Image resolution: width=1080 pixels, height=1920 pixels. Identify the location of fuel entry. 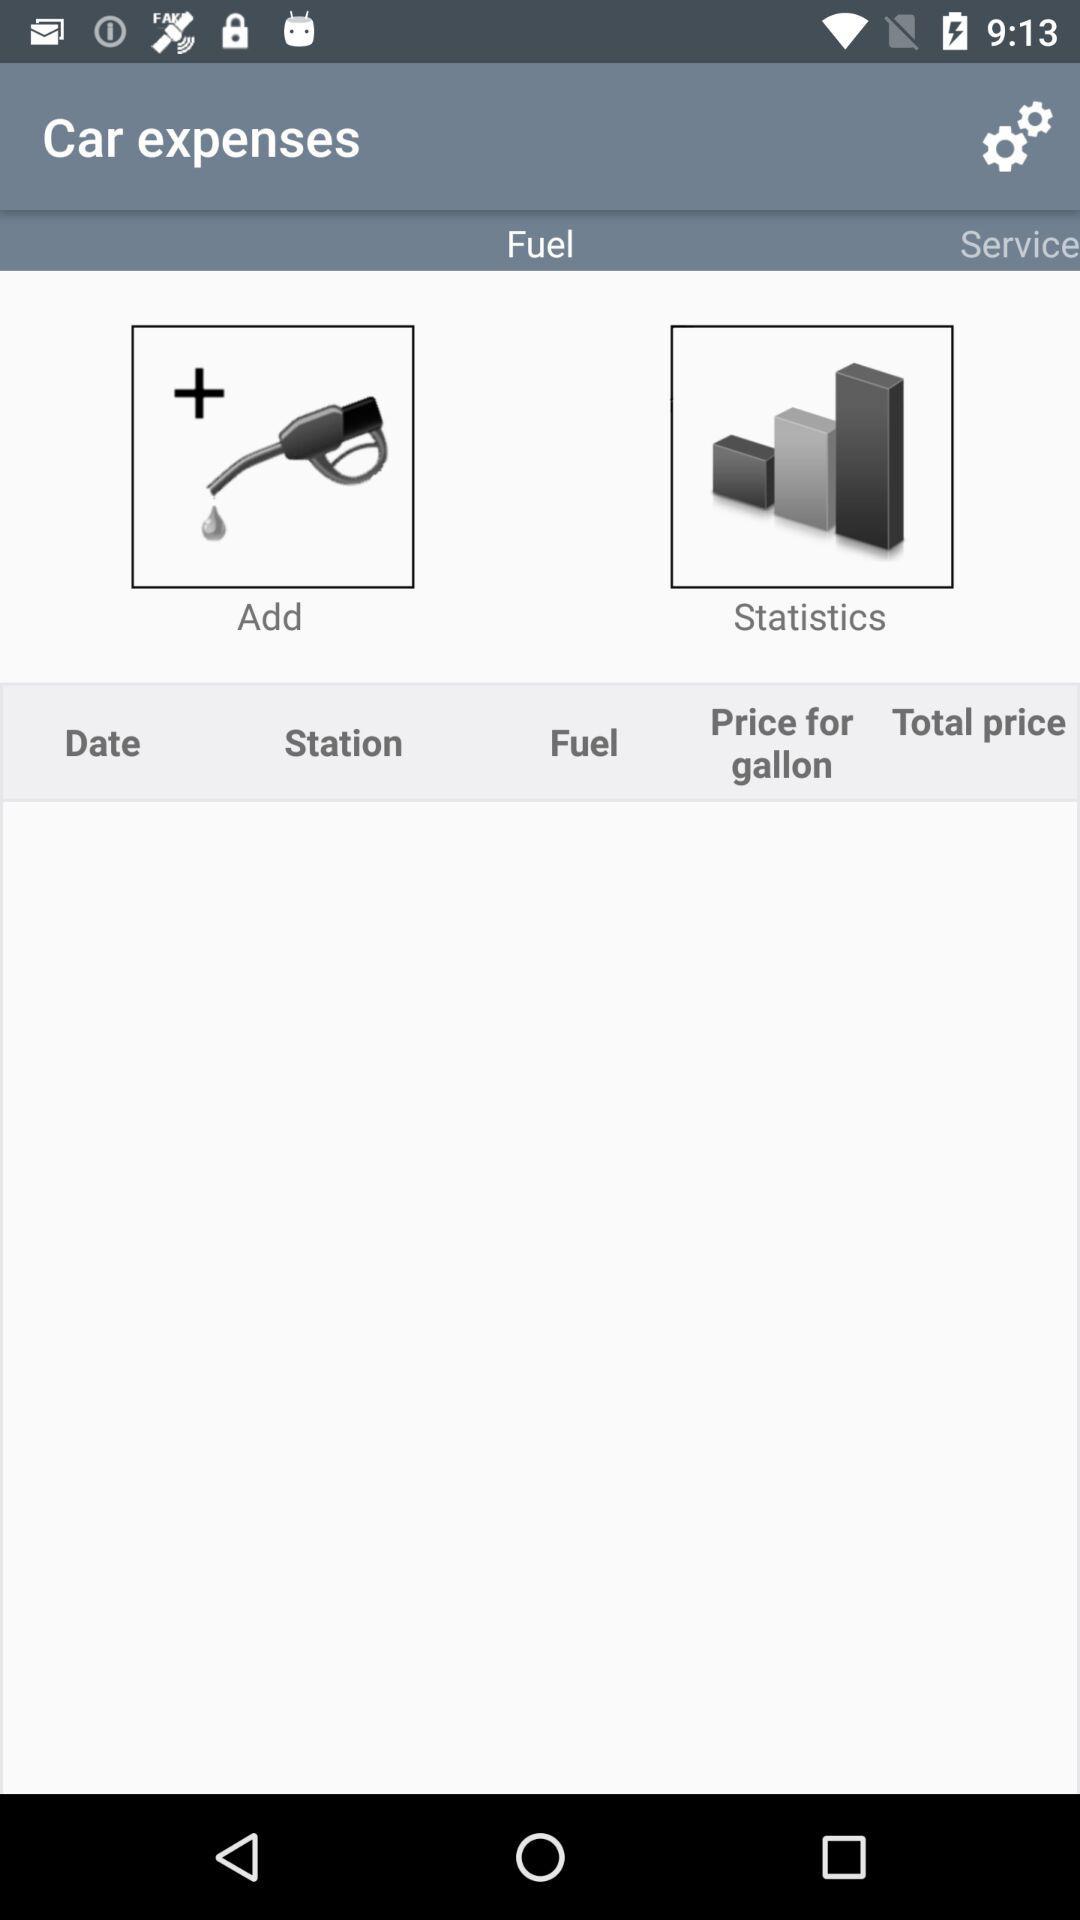
(270, 455).